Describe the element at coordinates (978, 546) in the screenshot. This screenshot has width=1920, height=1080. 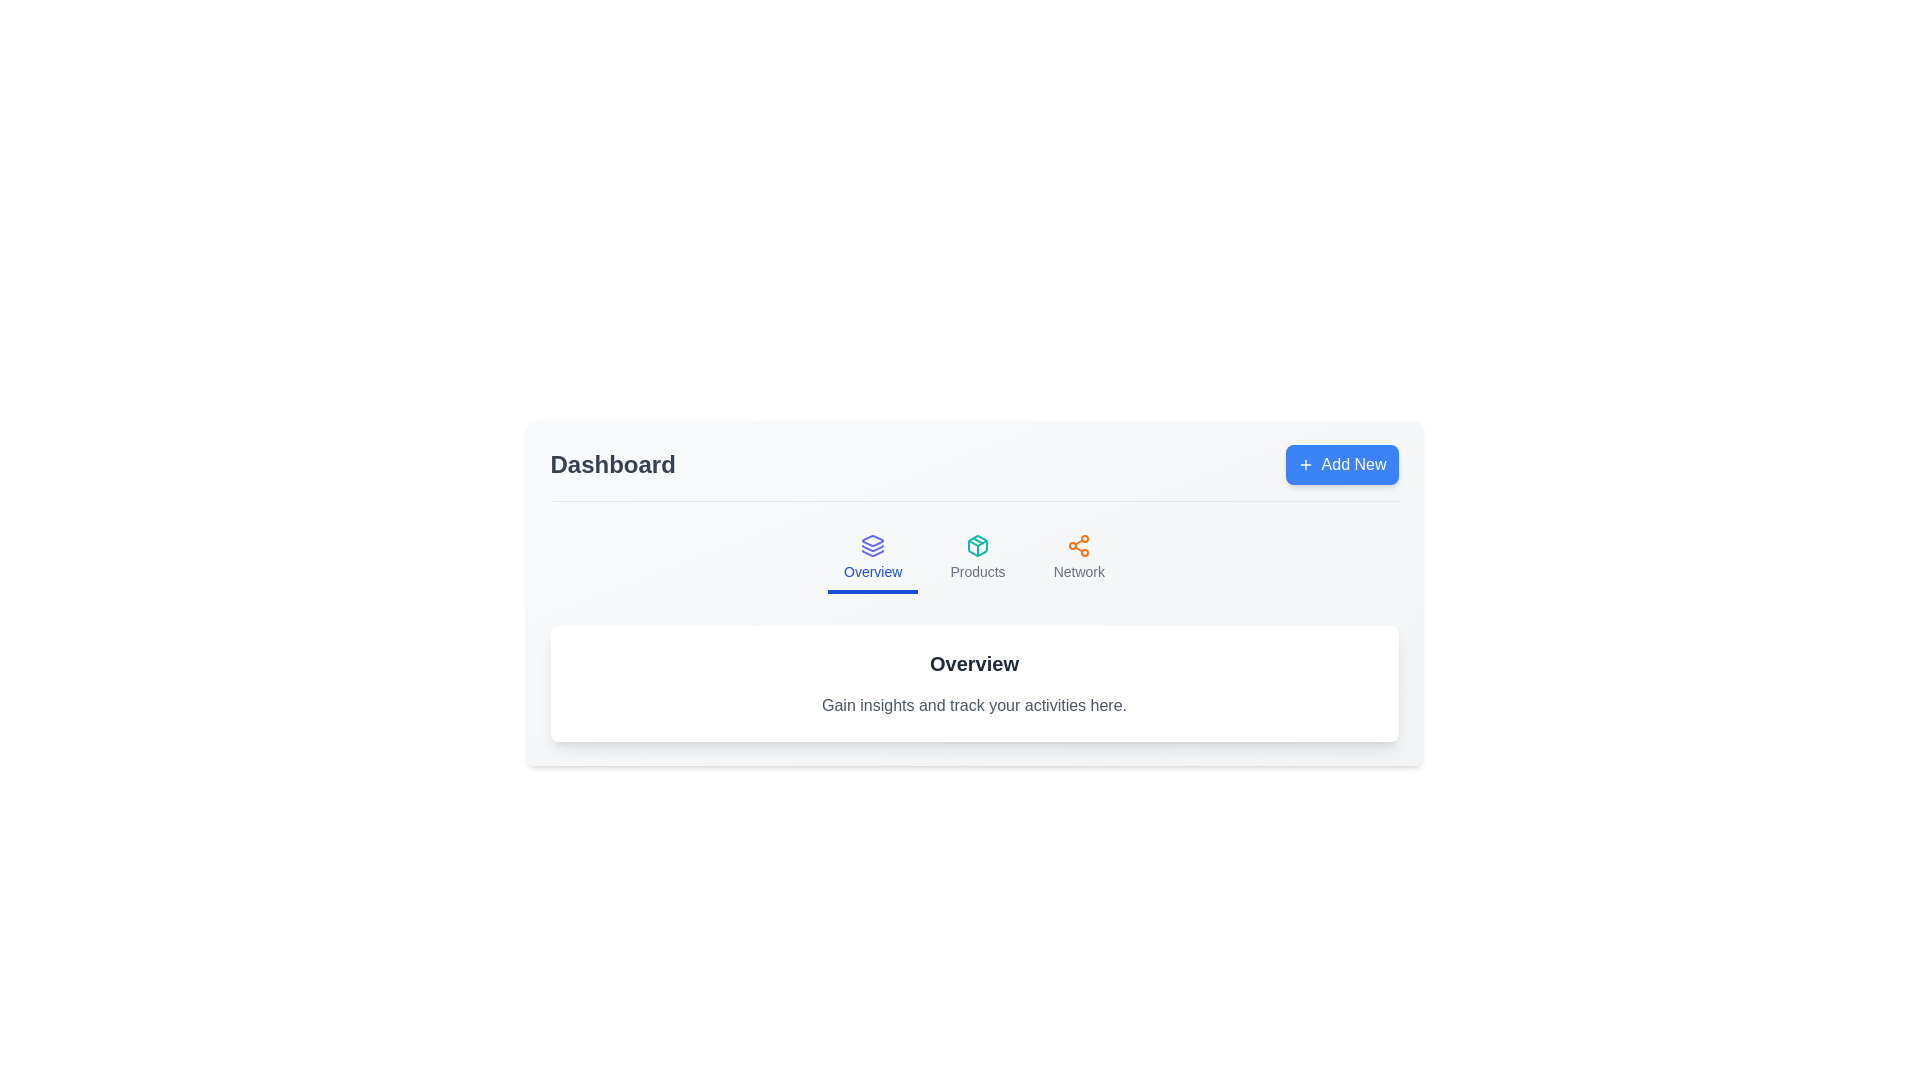
I see `the icon of the Products tab` at that location.